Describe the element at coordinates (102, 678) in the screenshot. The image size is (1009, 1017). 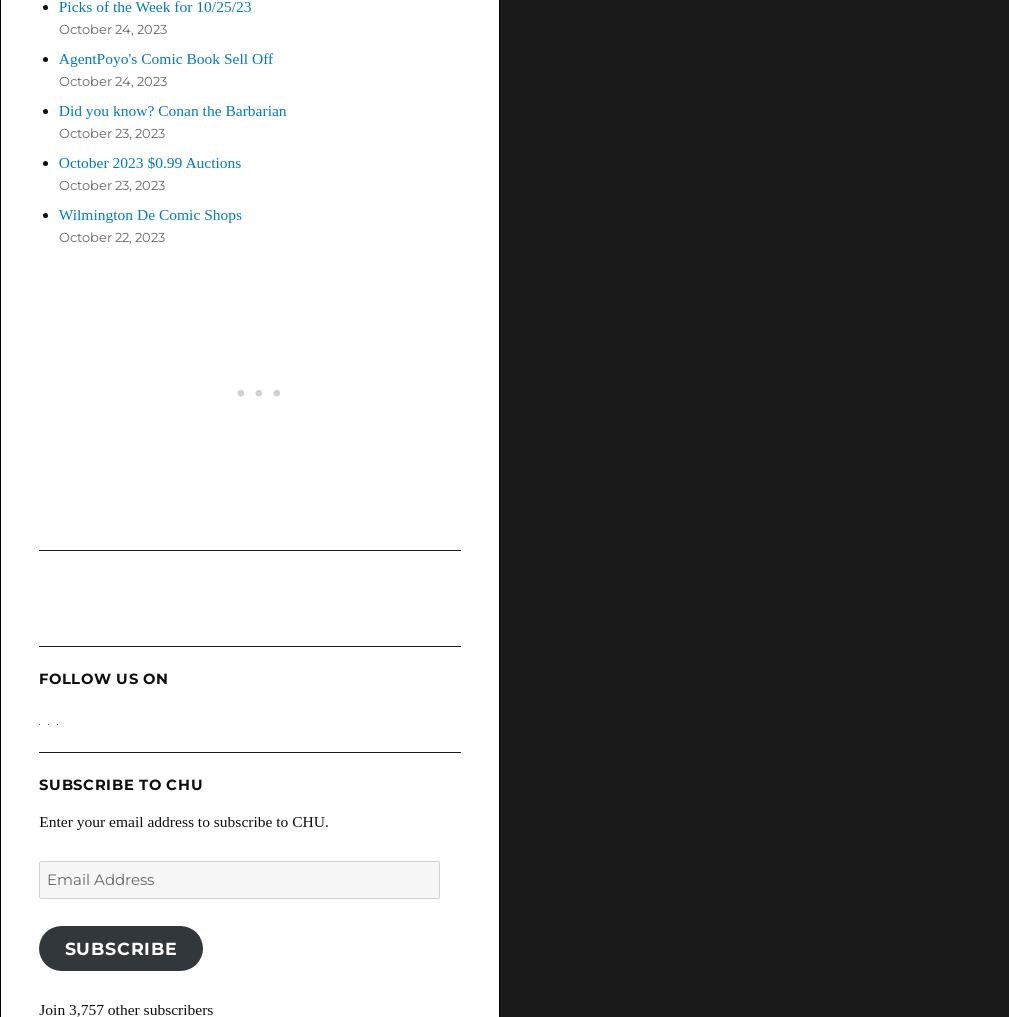
I see `'Follow Us On'` at that location.